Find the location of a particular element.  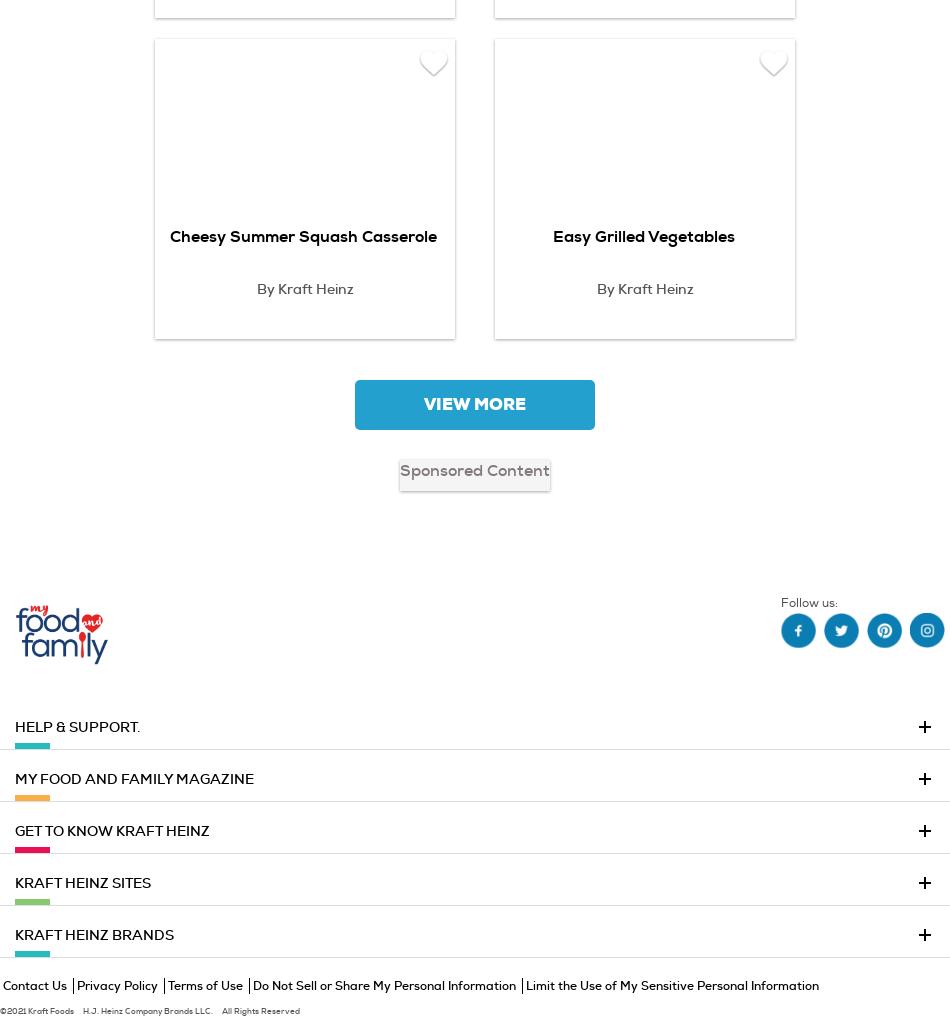

'view more' is located at coordinates (475, 404).